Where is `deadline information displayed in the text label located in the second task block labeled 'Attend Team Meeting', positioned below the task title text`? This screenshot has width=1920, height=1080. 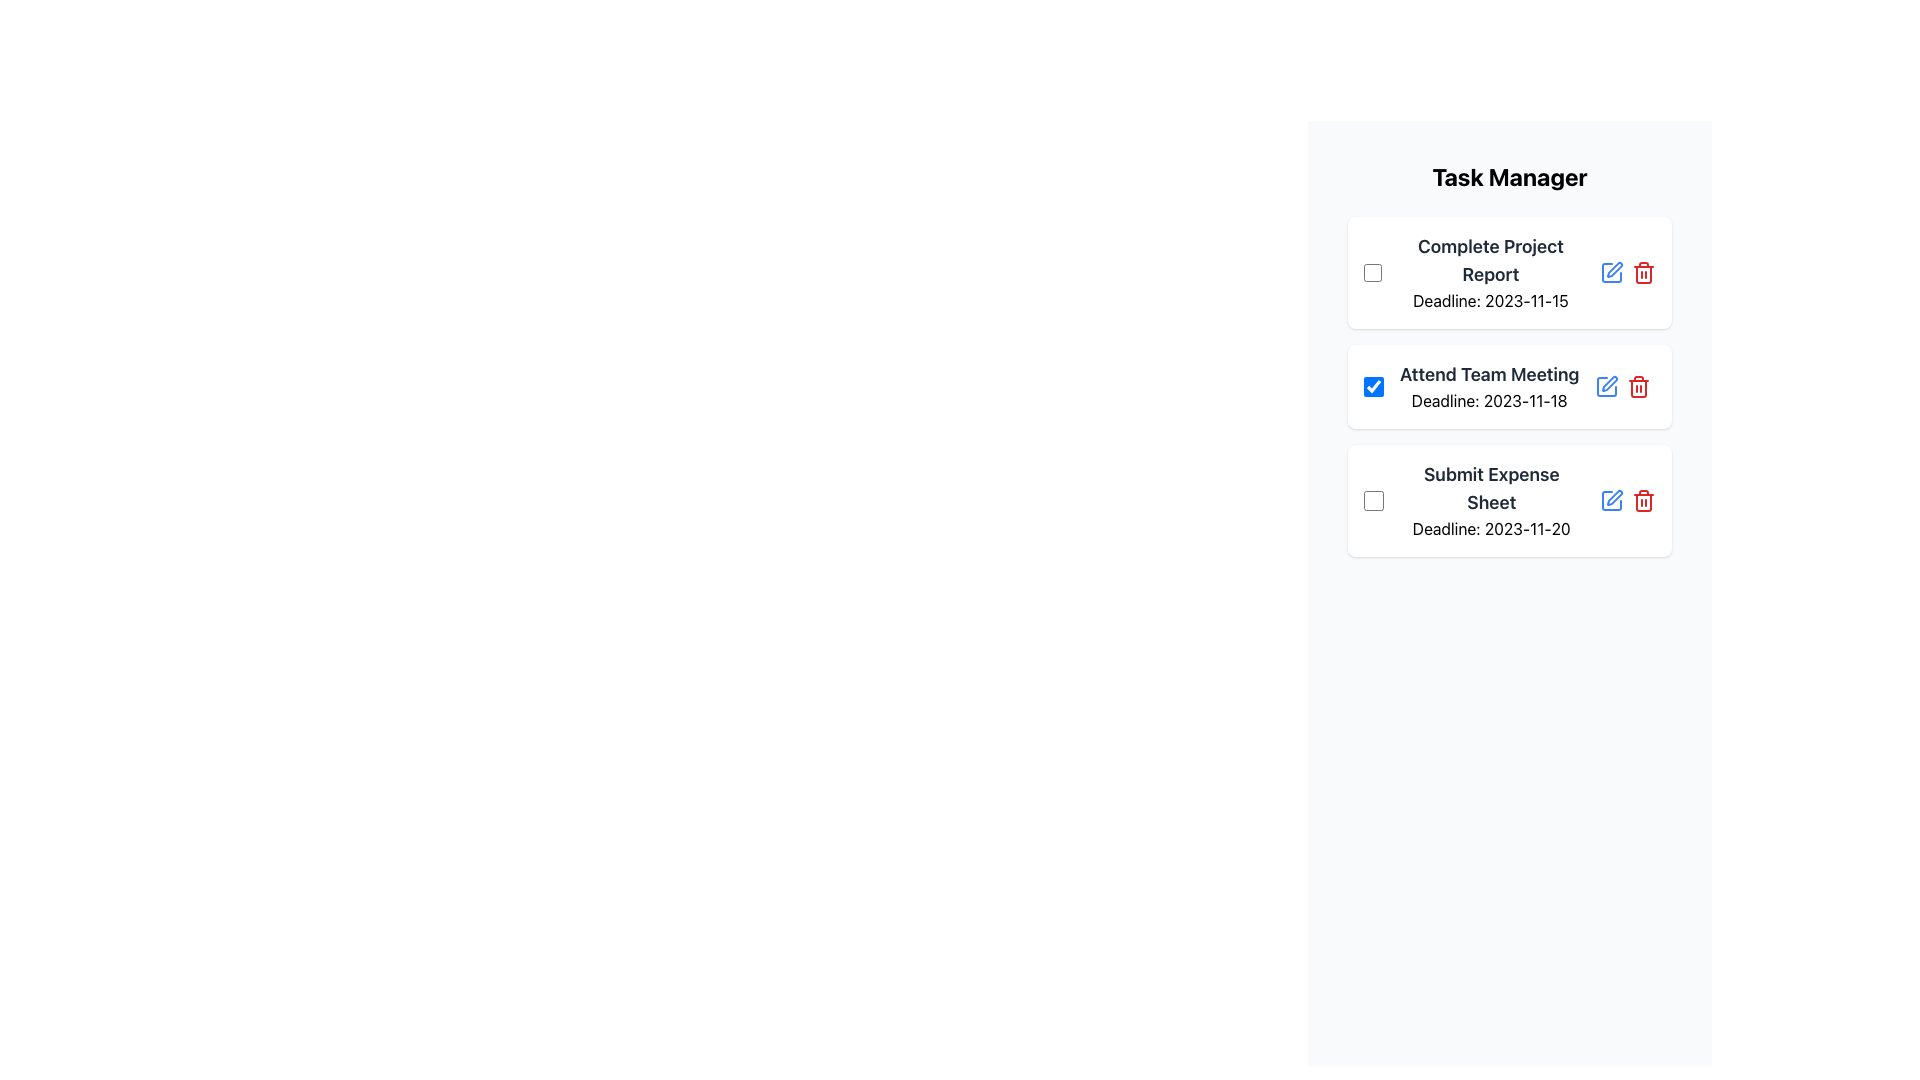 deadline information displayed in the text label located in the second task block labeled 'Attend Team Meeting', positioned below the task title text is located at coordinates (1489, 401).